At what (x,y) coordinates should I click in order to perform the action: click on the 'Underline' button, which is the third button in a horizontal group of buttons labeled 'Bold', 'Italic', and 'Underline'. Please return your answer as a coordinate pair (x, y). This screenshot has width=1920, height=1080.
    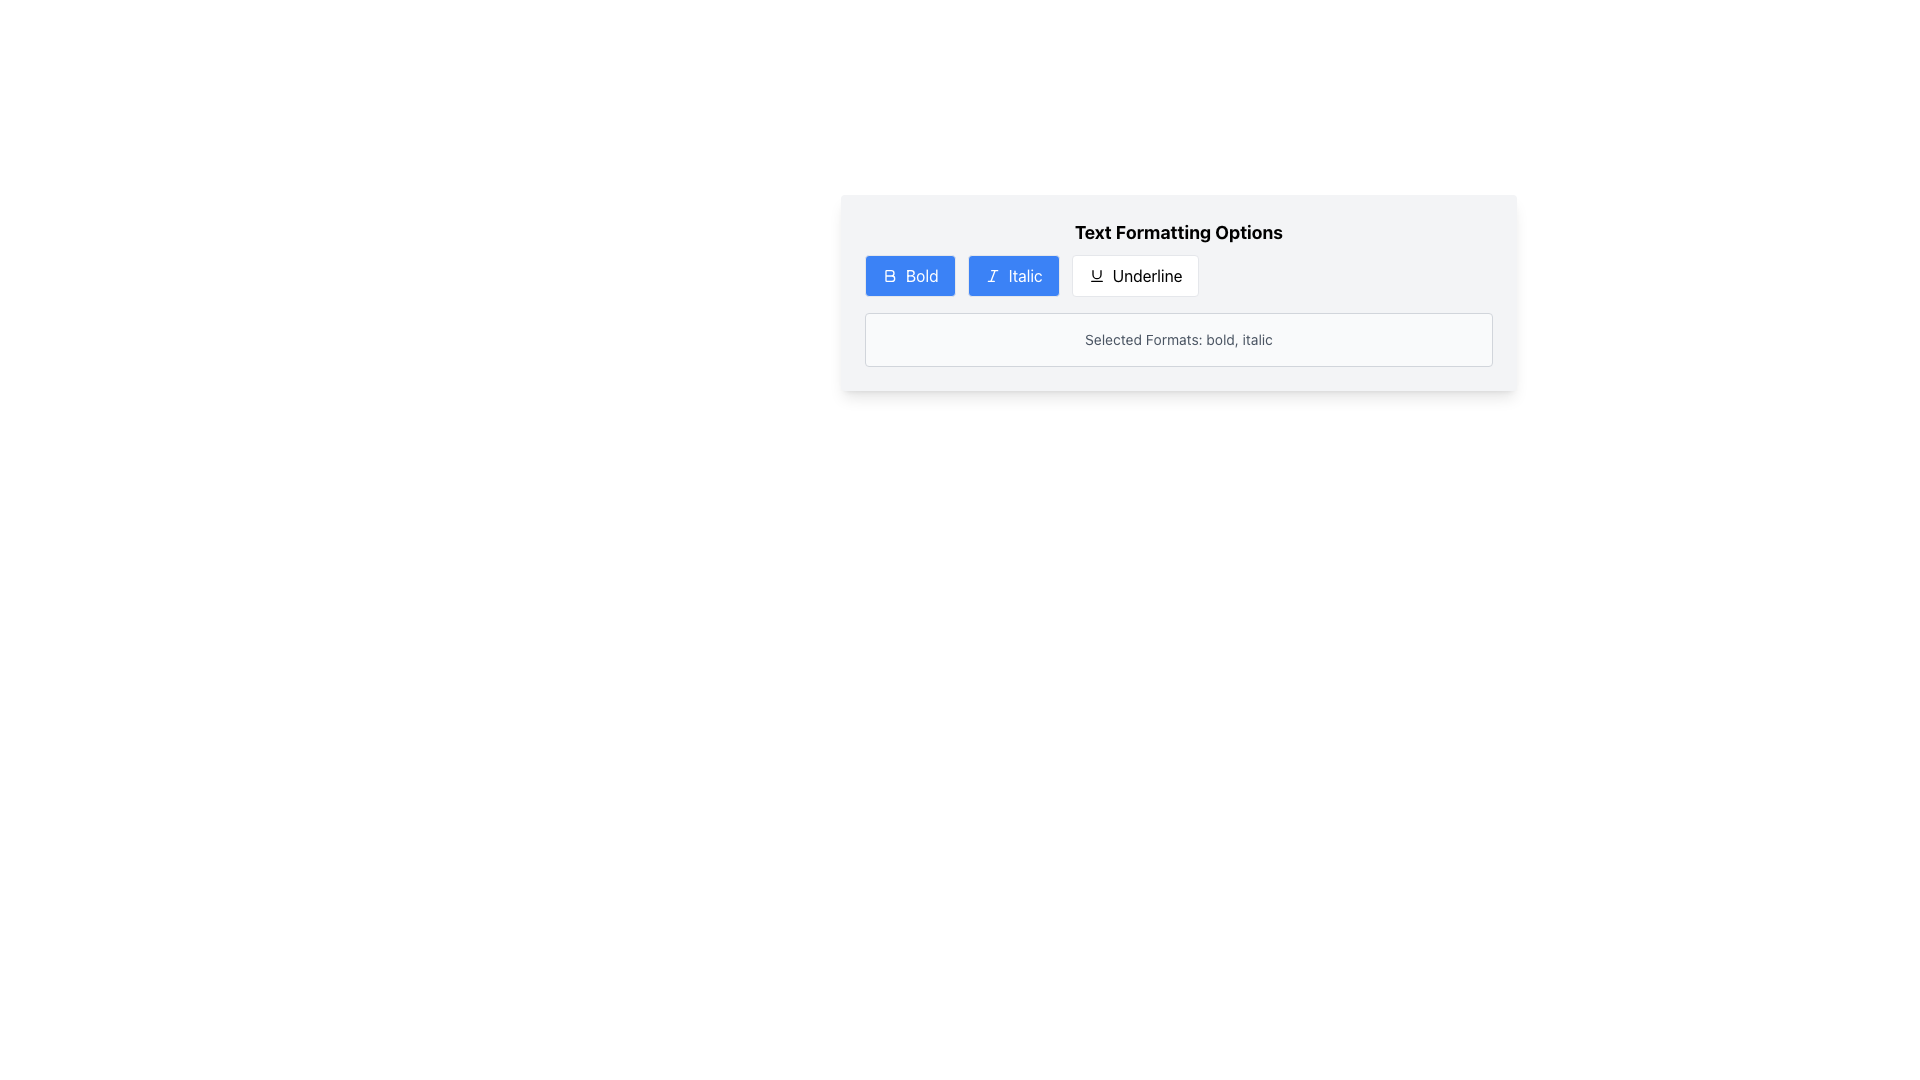
    Looking at the image, I should click on (1135, 276).